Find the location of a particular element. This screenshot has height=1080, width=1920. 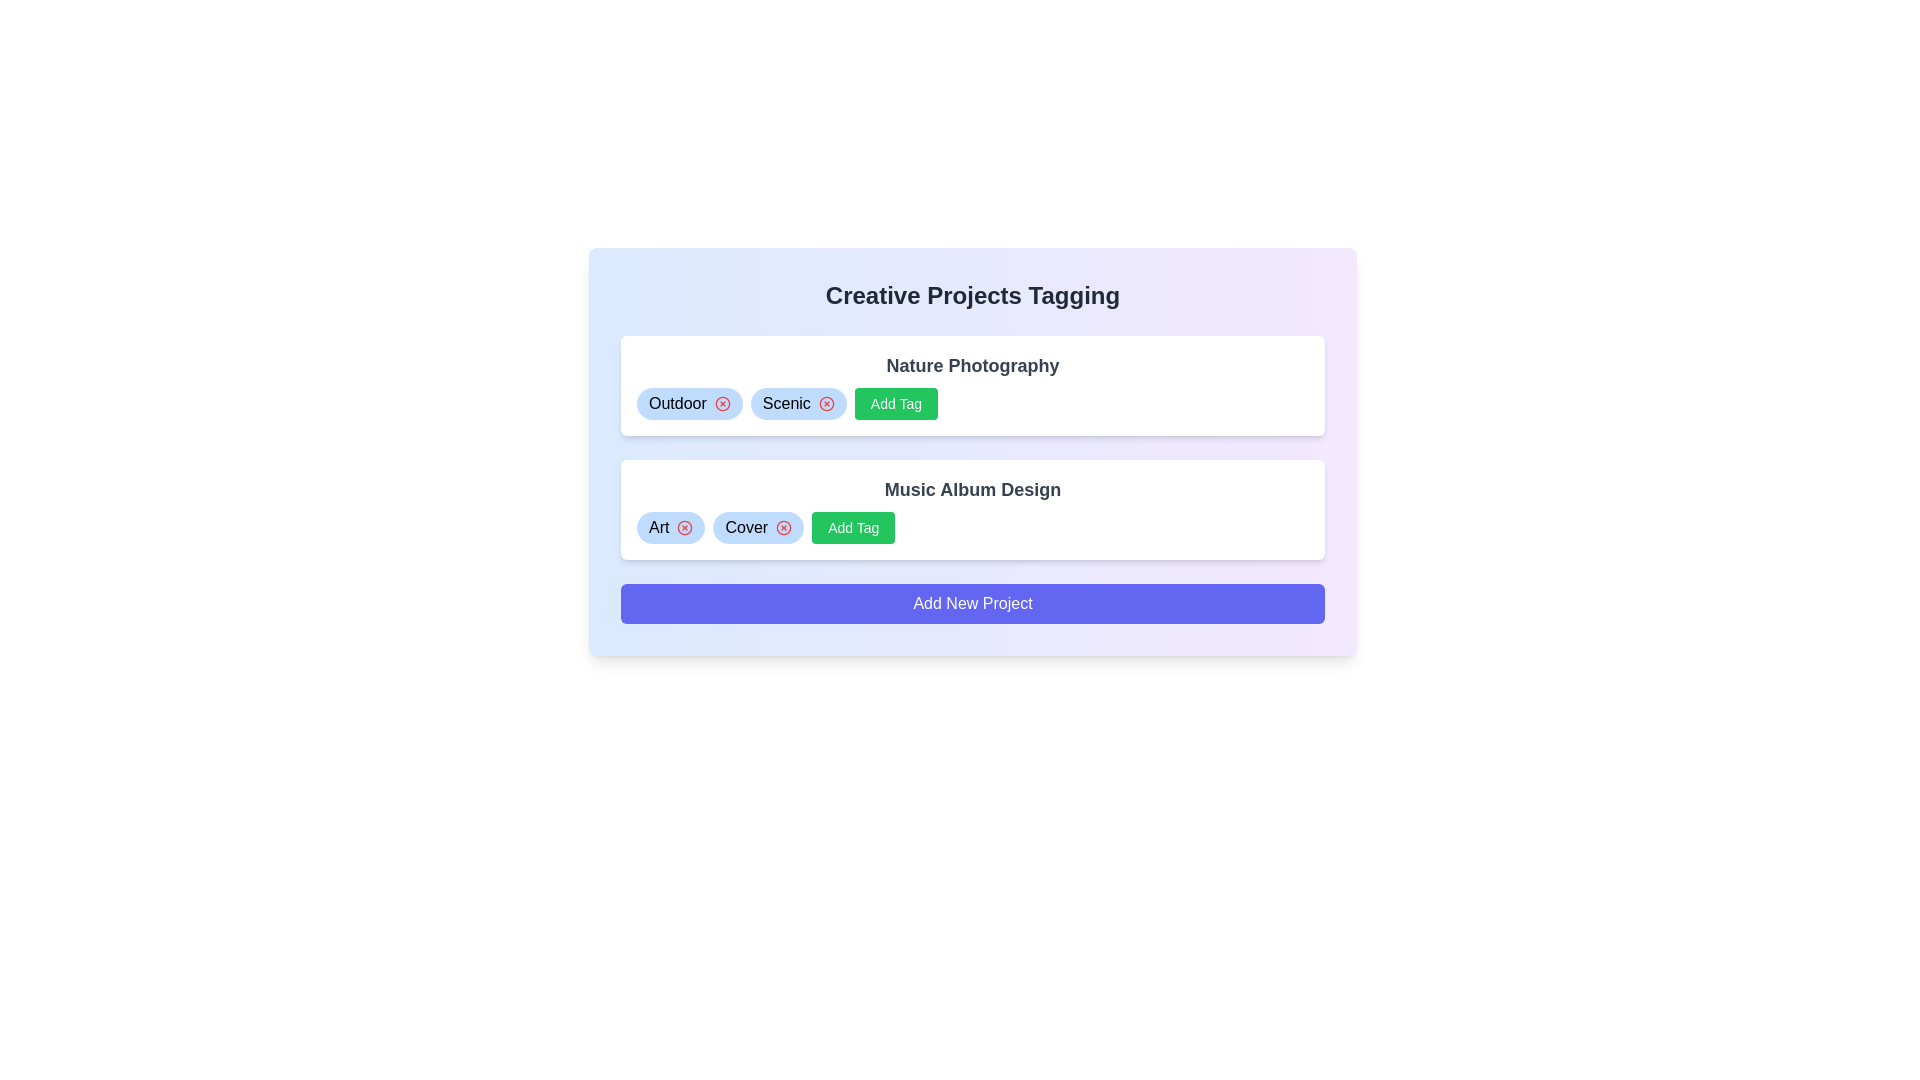

the dismiss button on the Tag chip labeled 'Art', which is located under the 'Music Album Design' section is located at coordinates (671, 527).